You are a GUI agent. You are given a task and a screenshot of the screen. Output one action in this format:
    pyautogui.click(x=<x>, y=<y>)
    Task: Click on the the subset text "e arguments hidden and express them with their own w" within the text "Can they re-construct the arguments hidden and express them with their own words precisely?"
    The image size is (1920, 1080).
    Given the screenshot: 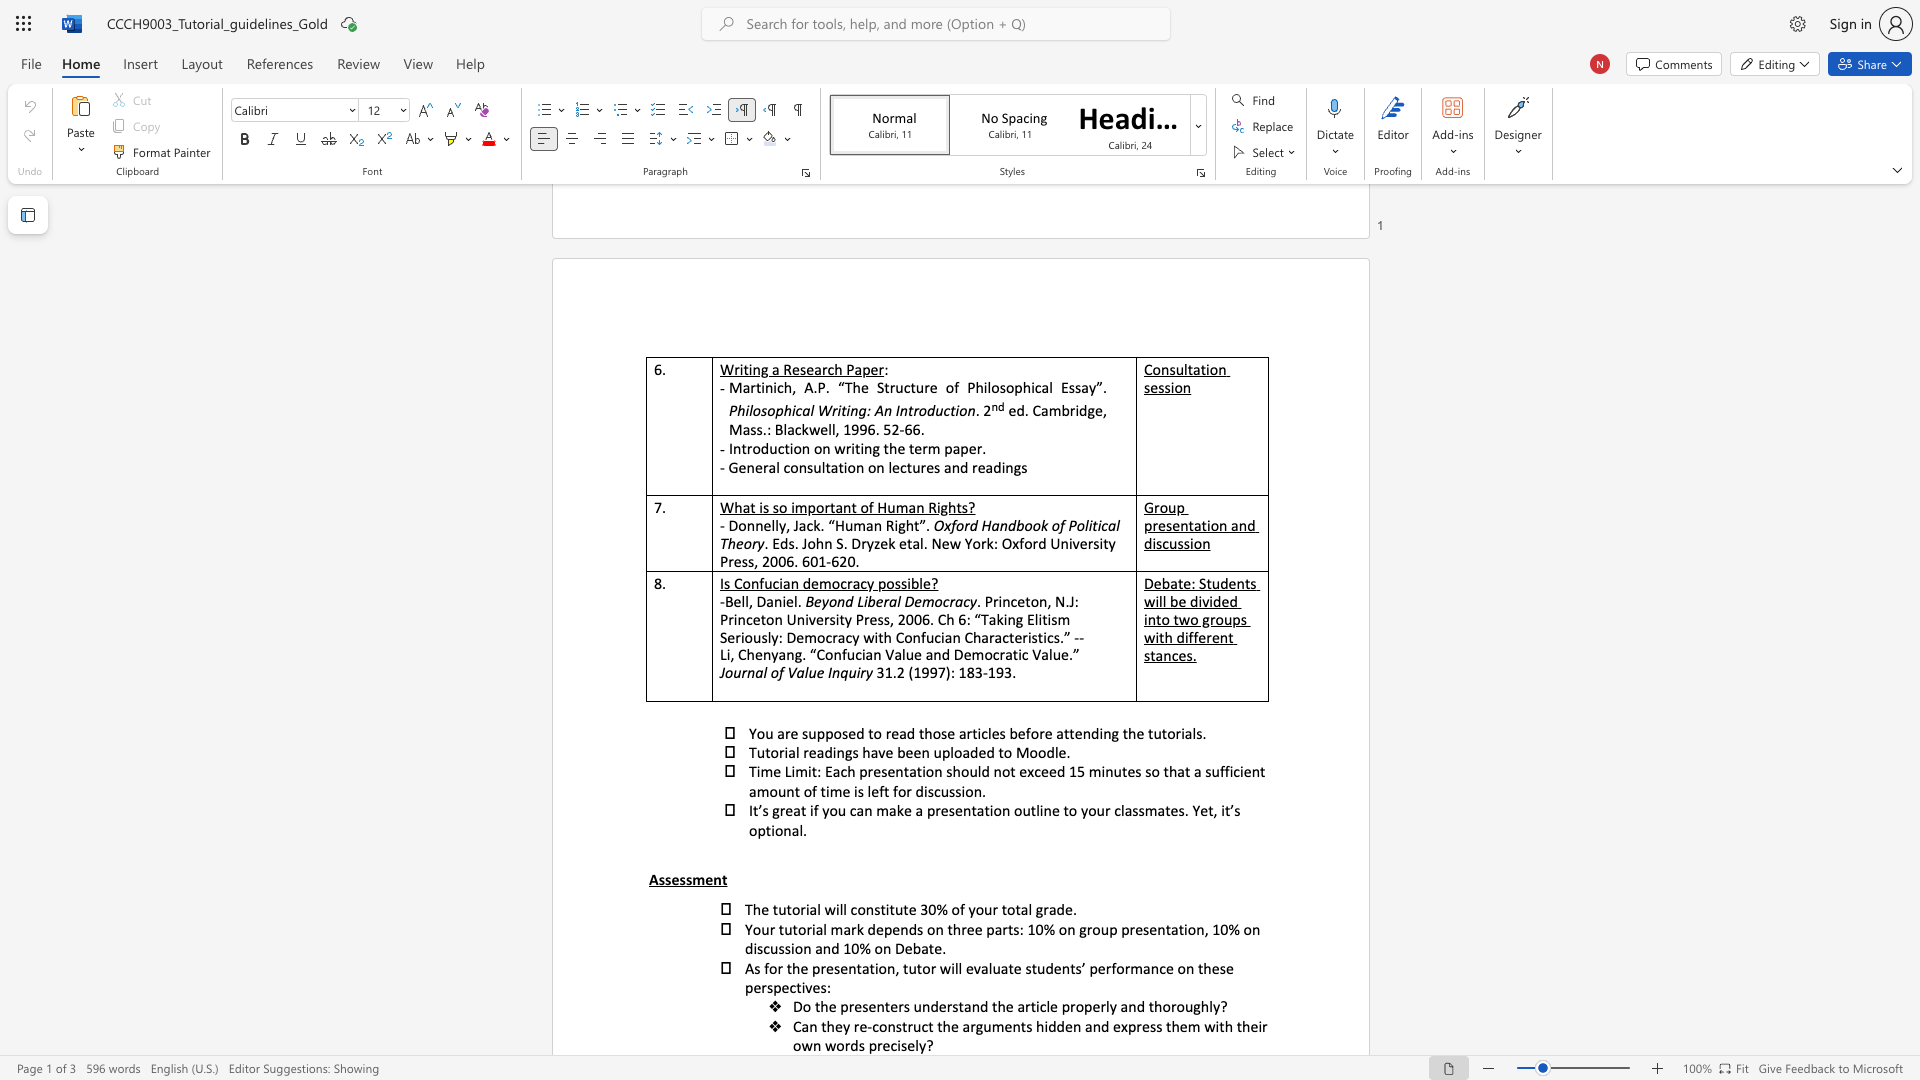 What is the action you would take?
    pyautogui.click(x=949, y=1026)
    